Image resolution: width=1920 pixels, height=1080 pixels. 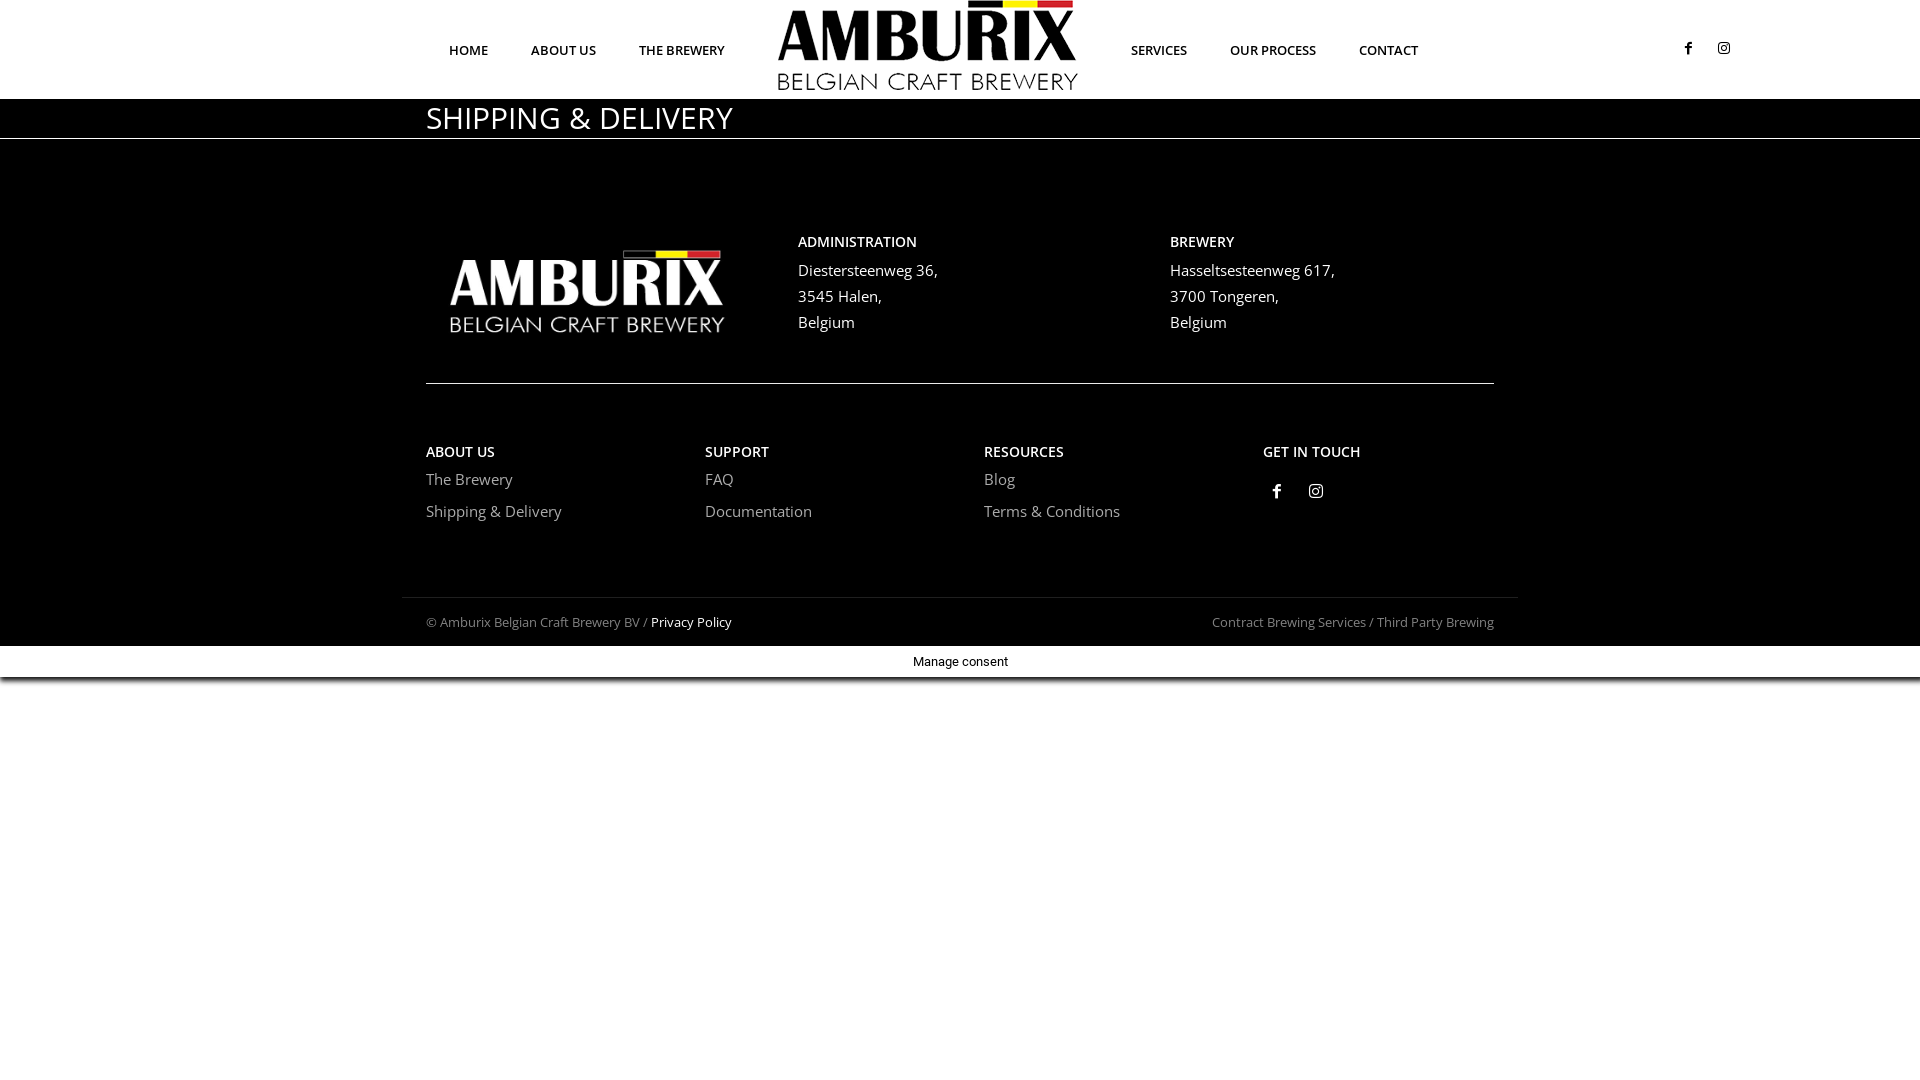 What do you see at coordinates (1271, 49) in the screenshot?
I see `'OUR PROCESS'` at bounding box center [1271, 49].